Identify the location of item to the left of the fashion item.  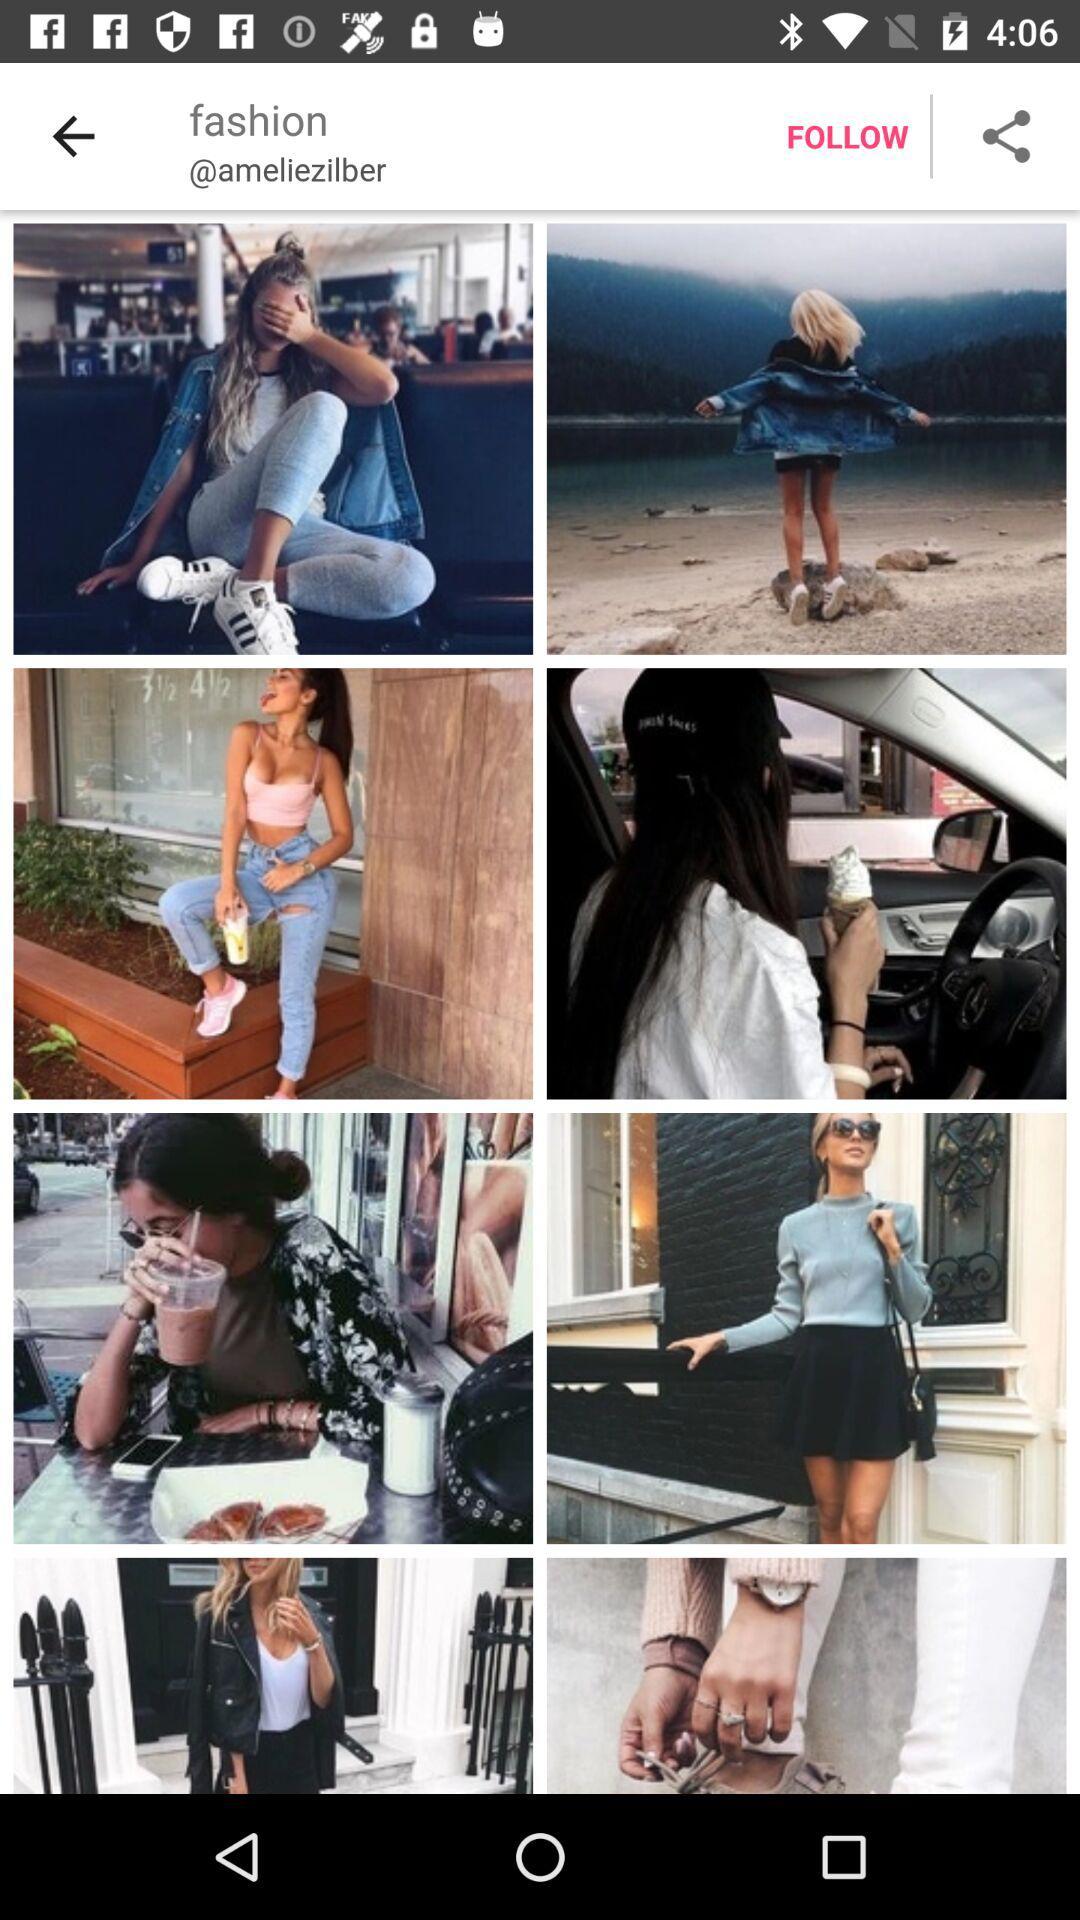
(72, 135).